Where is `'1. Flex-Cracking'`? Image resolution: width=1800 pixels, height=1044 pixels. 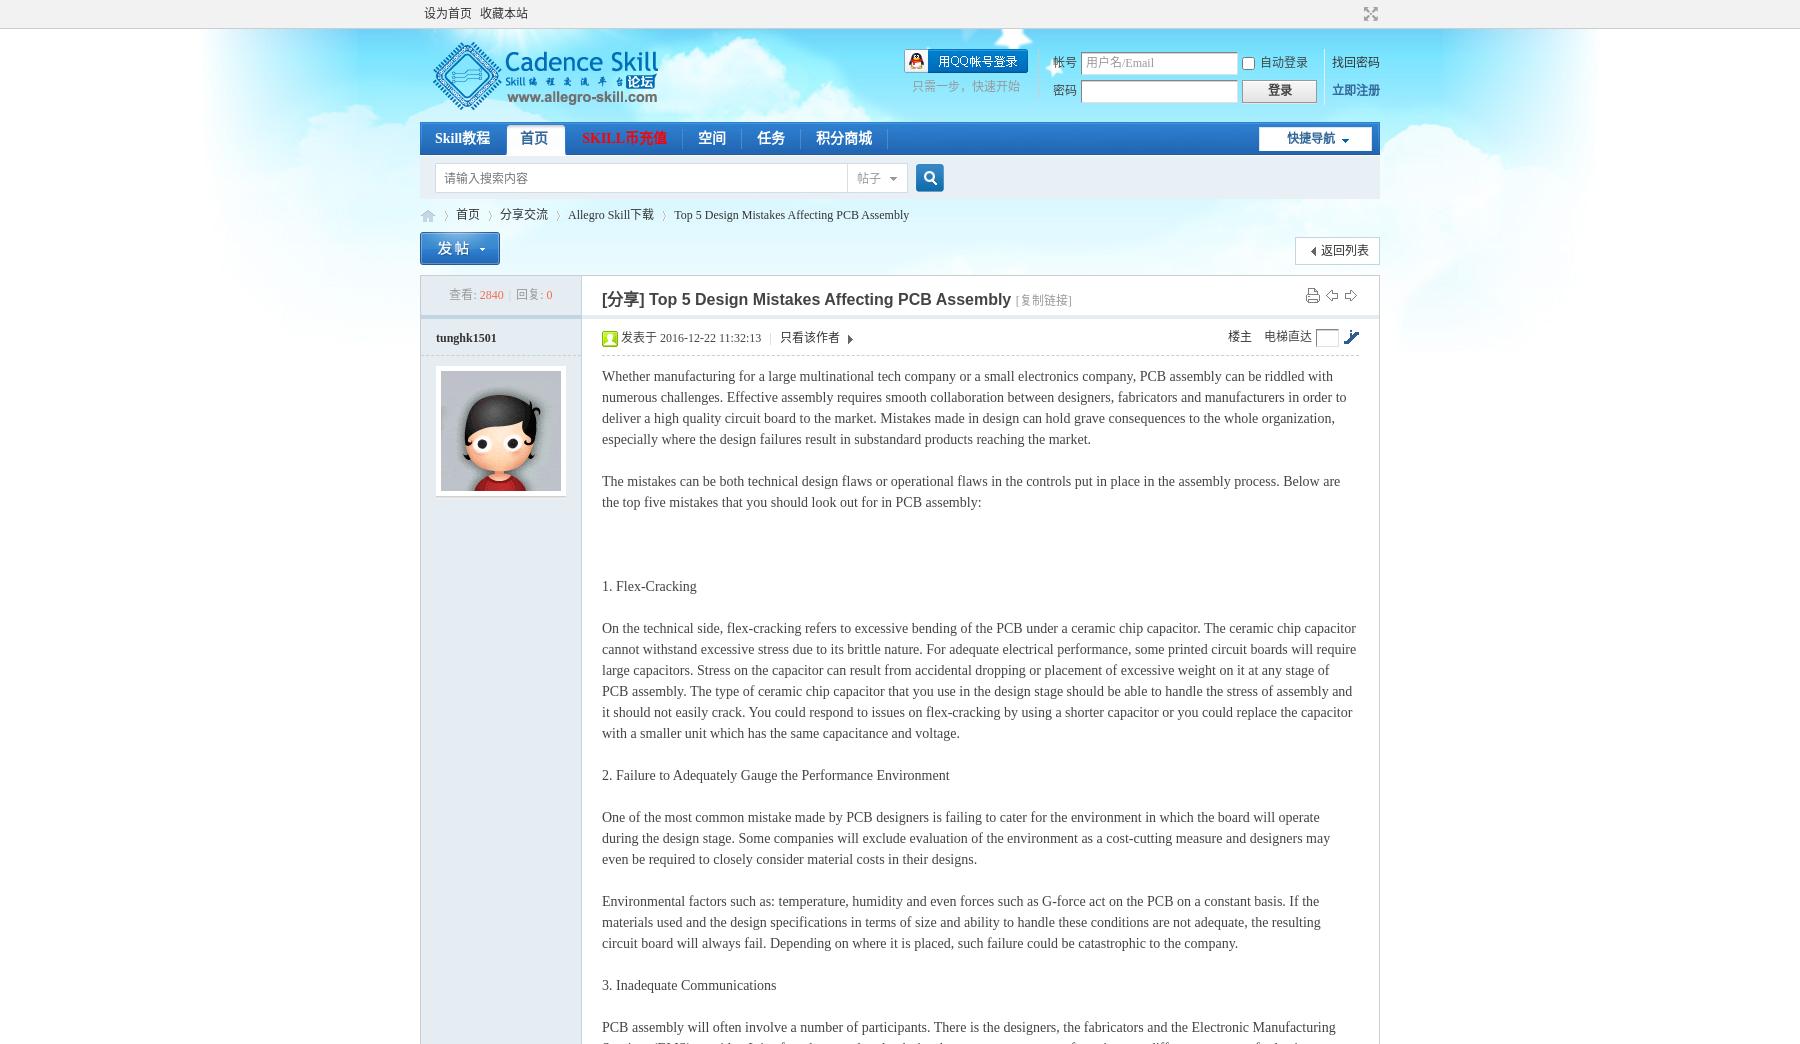 '1. Flex-Cracking' is located at coordinates (649, 585).